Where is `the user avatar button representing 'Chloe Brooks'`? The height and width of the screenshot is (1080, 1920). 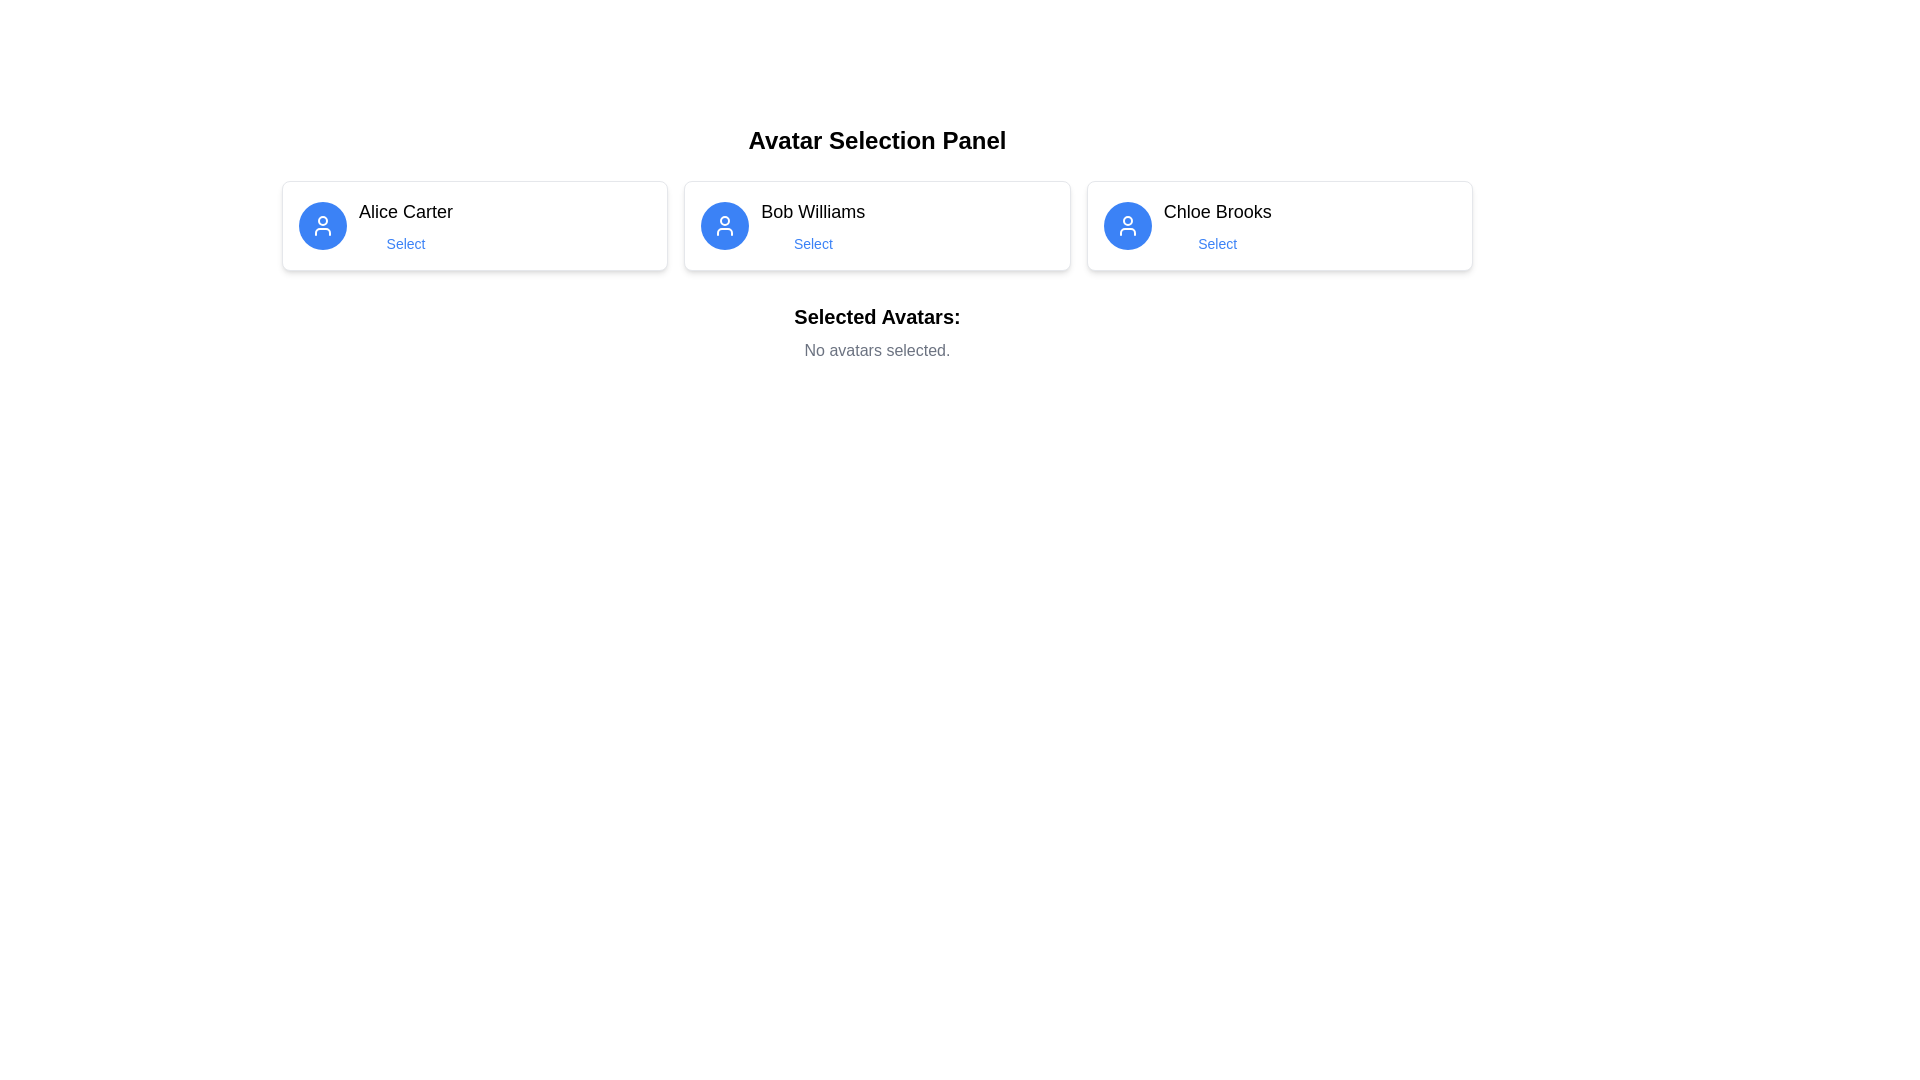 the user avatar button representing 'Chloe Brooks' is located at coordinates (1127, 225).